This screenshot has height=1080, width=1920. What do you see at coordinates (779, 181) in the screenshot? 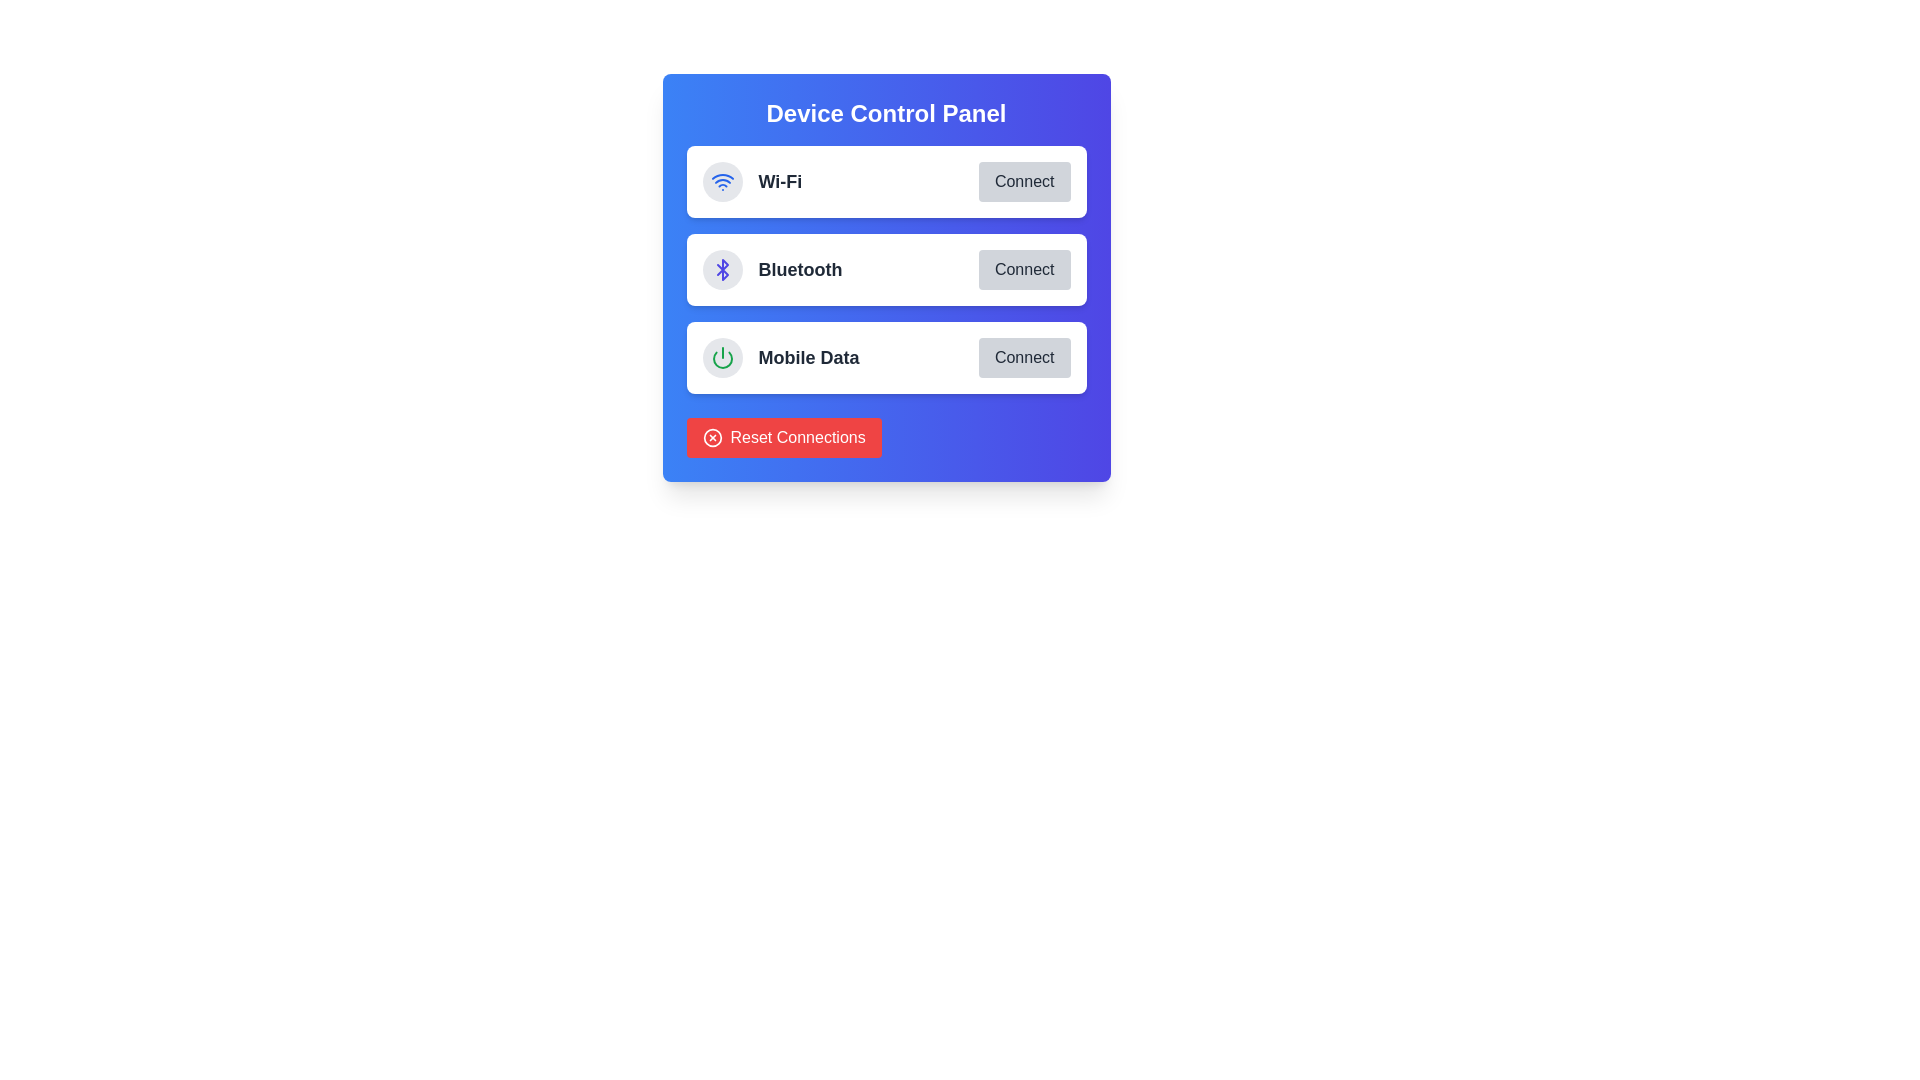
I see `the 'Wi-Fi' text label, which is bold and large, located in the first row of the network configuration options under the 'Device Control Panel'` at bounding box center [779, 181].